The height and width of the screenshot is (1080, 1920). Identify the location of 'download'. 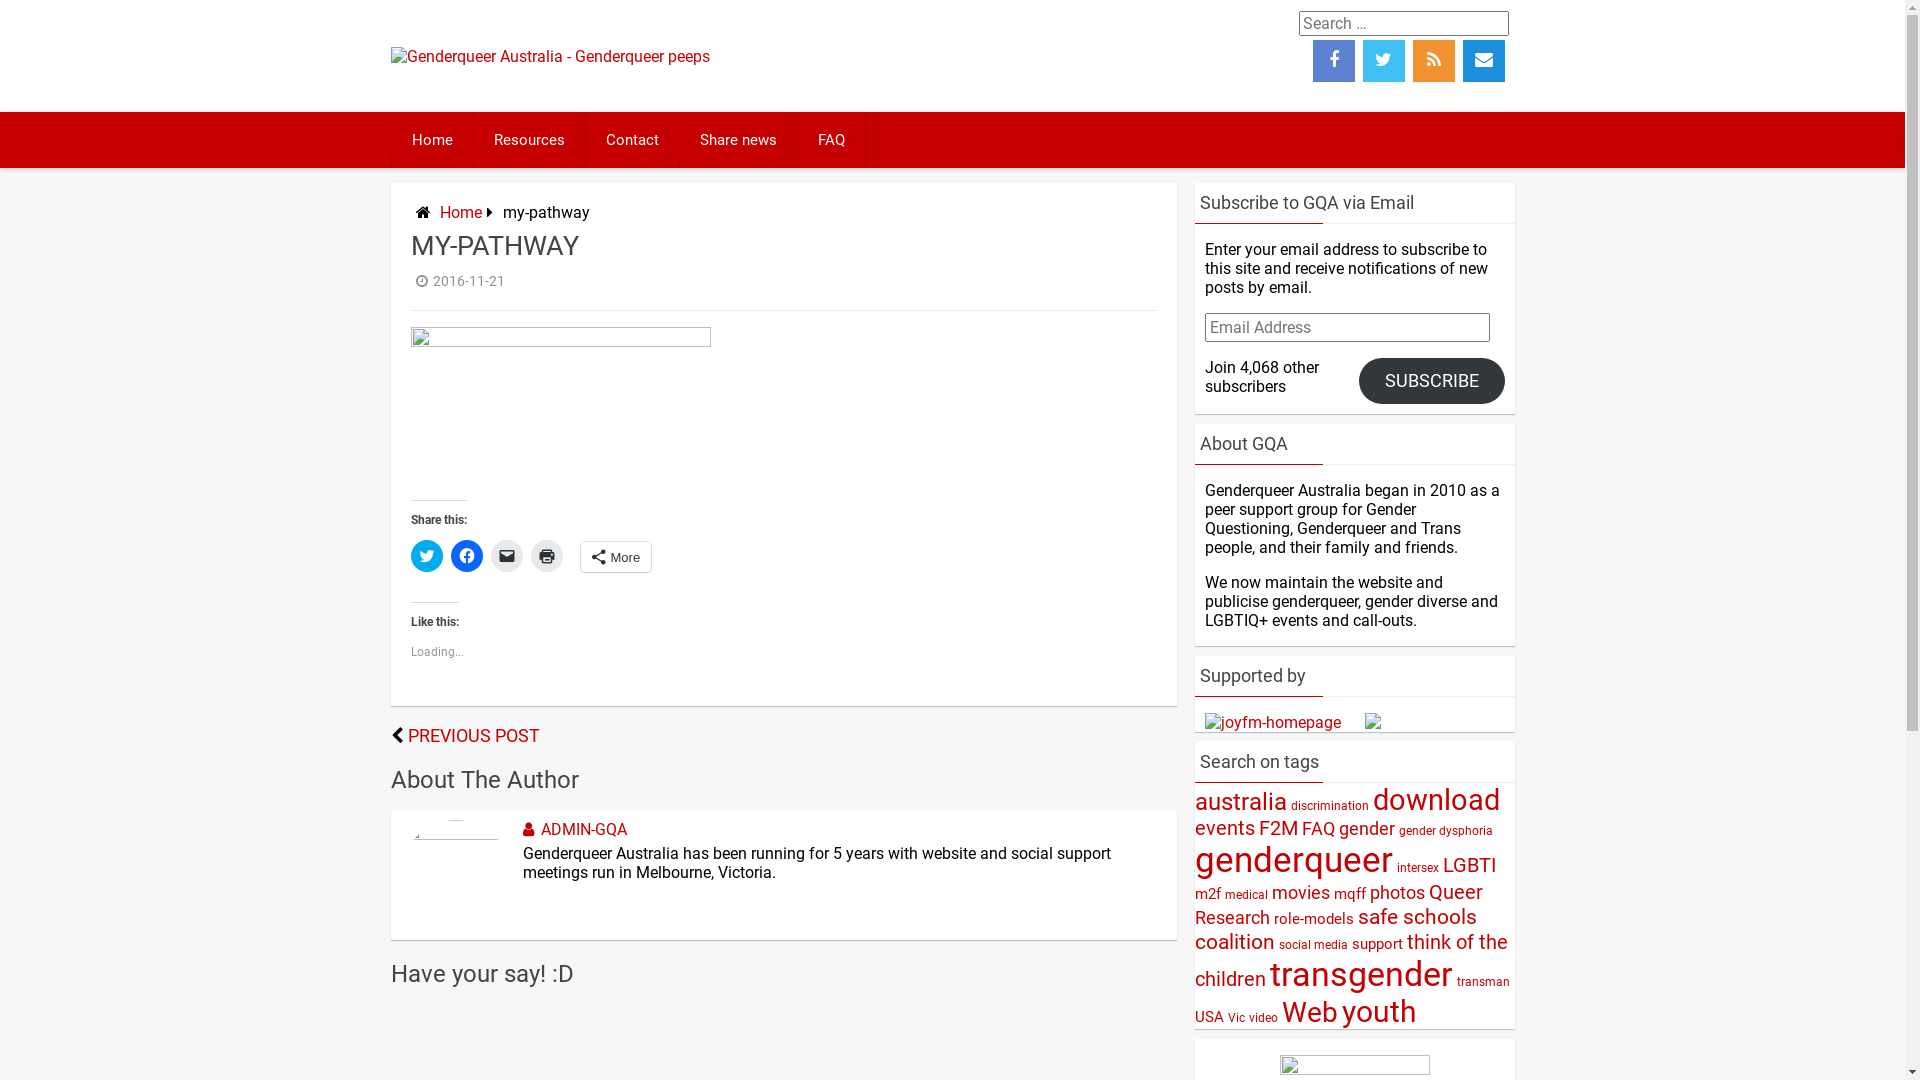
(1434, 798).